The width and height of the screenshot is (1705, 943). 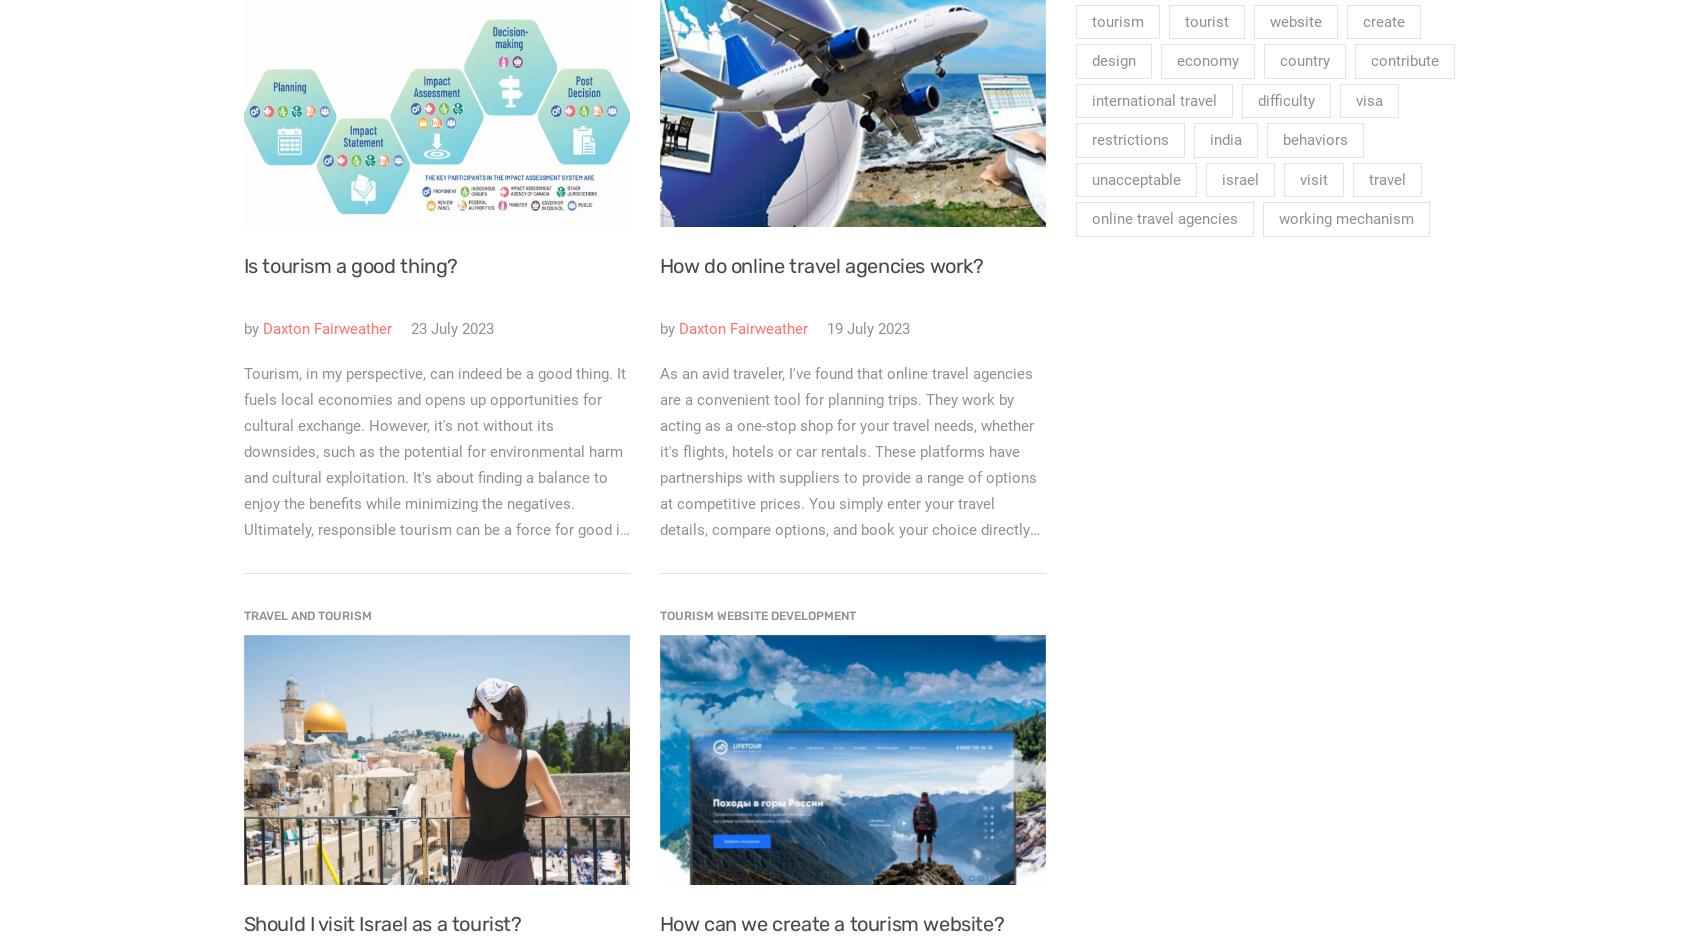 What do you see at coordinates (1303, 60) in the screenshot?
I see `'country'` at bounding box center [1303, 60].